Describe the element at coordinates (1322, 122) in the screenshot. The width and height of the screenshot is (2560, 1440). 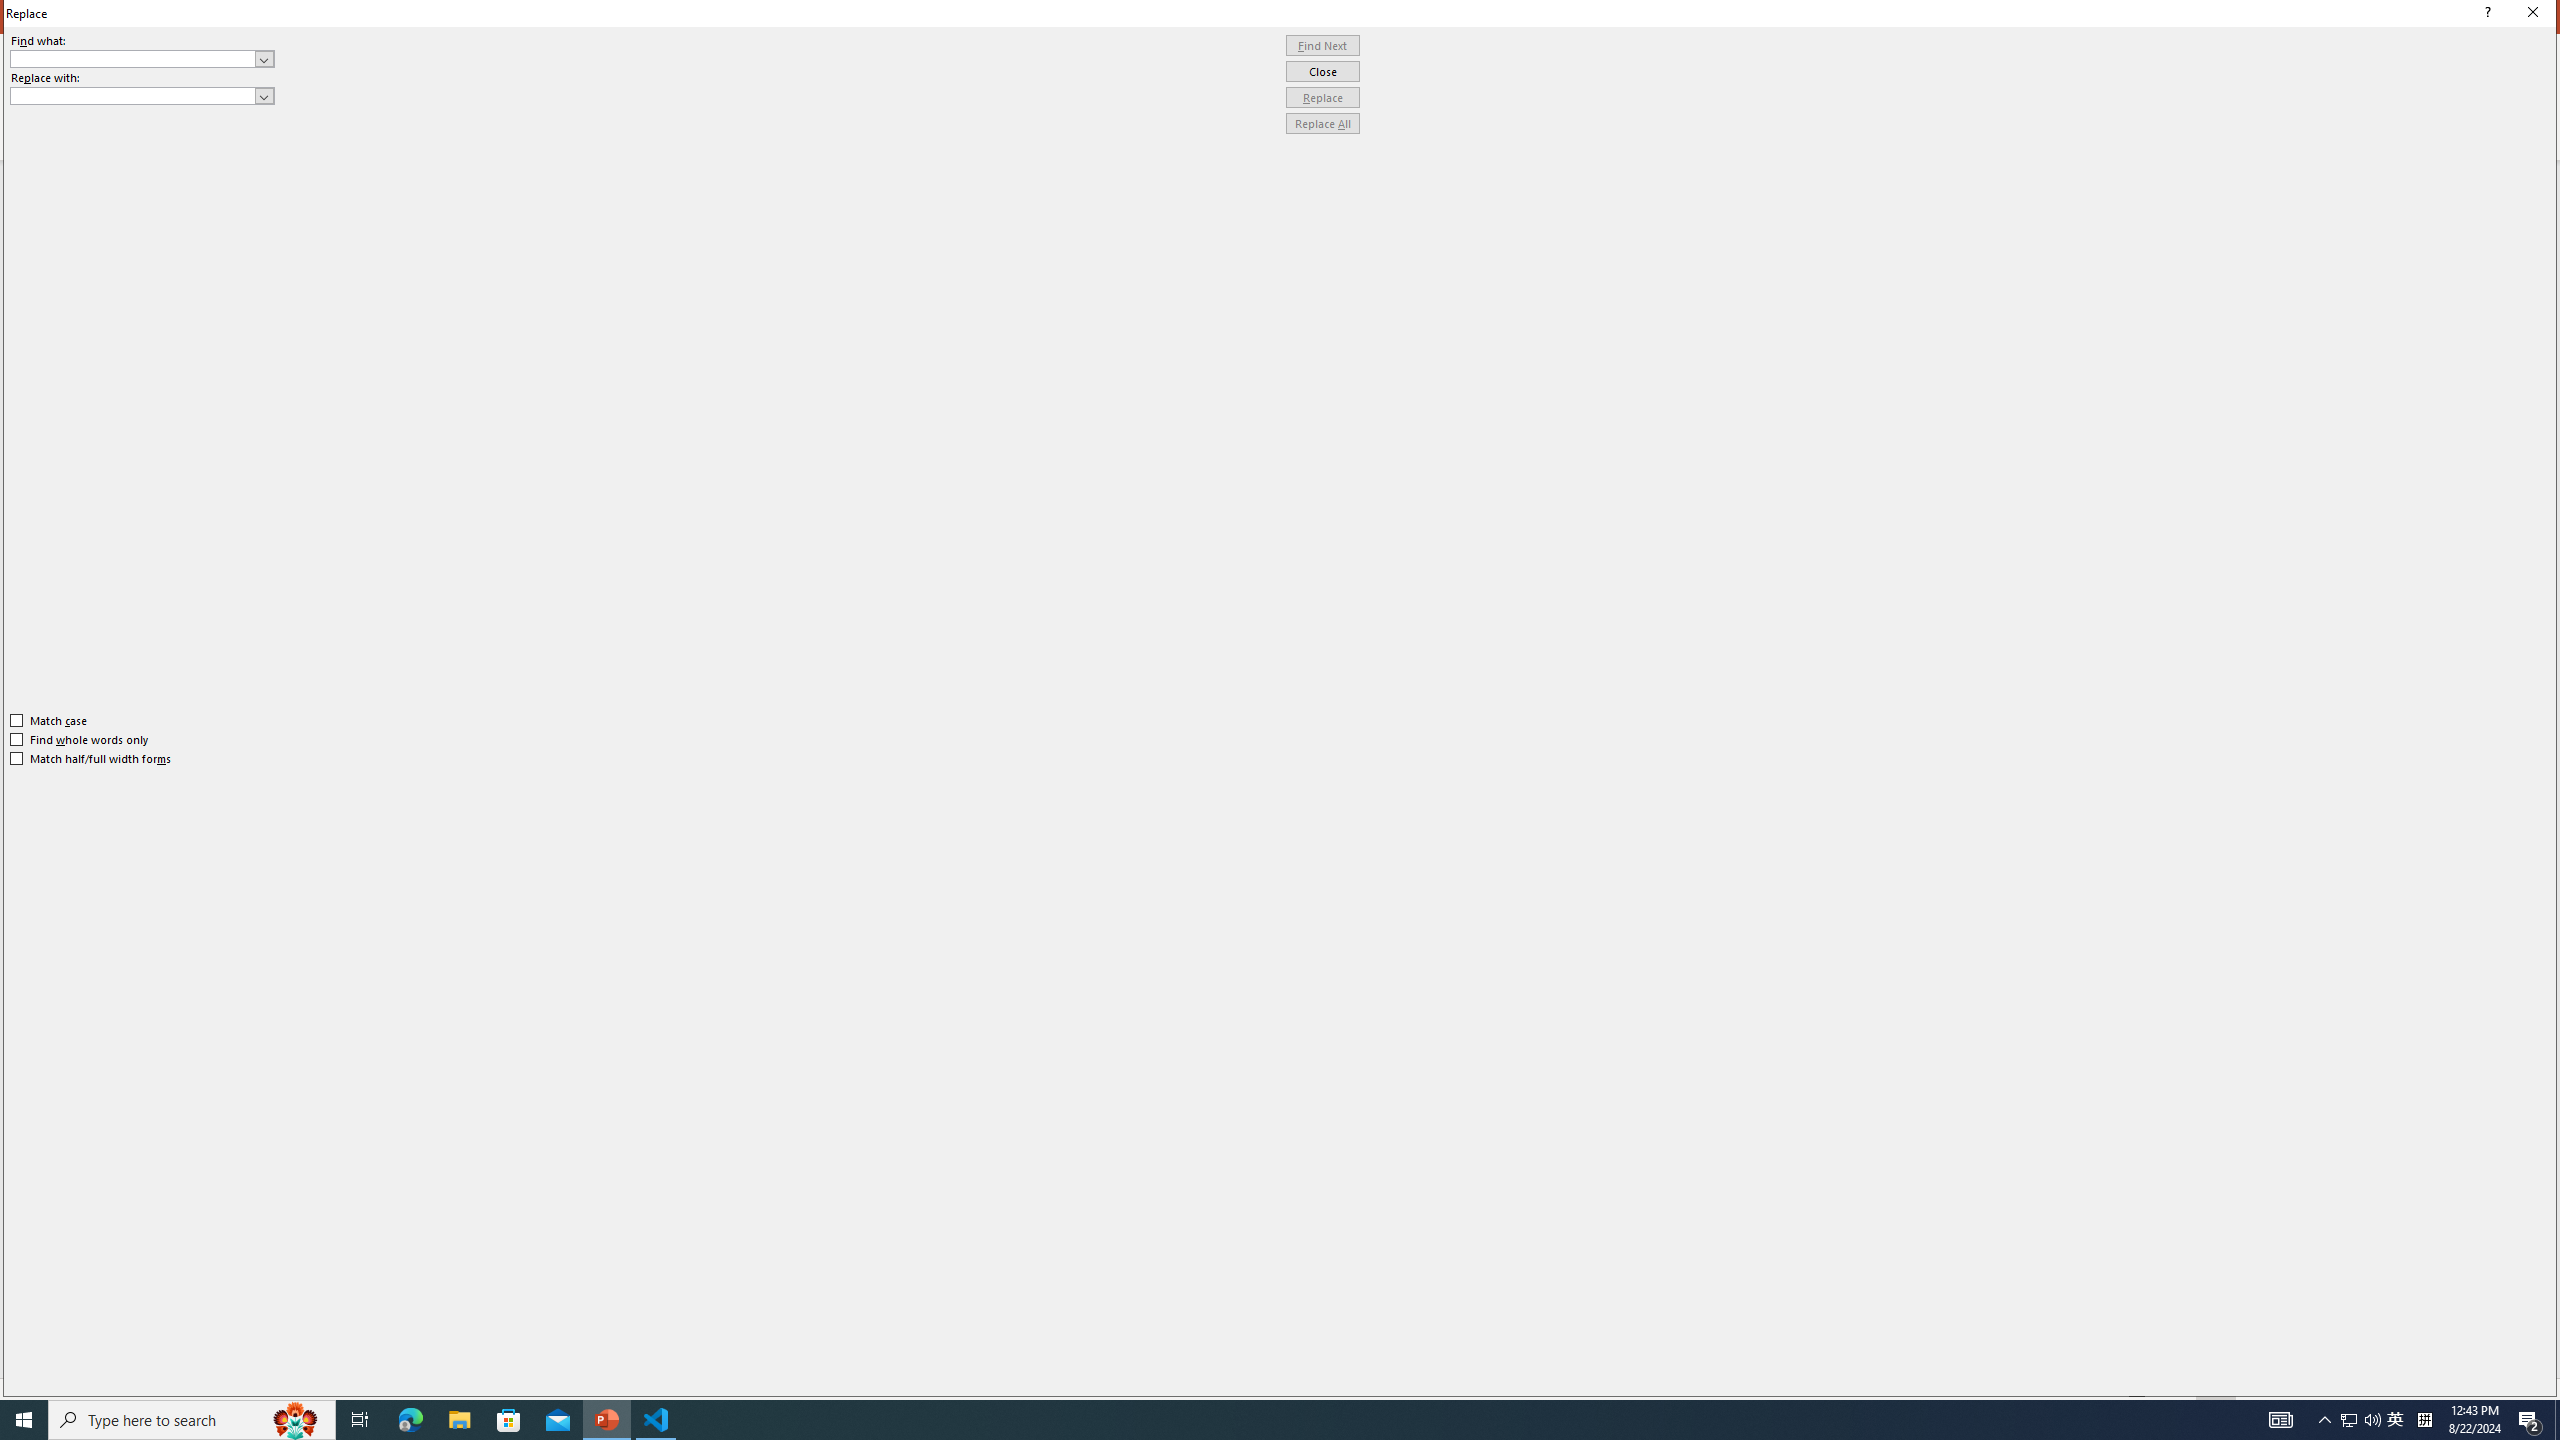
I see `'Replace All'` at that location.